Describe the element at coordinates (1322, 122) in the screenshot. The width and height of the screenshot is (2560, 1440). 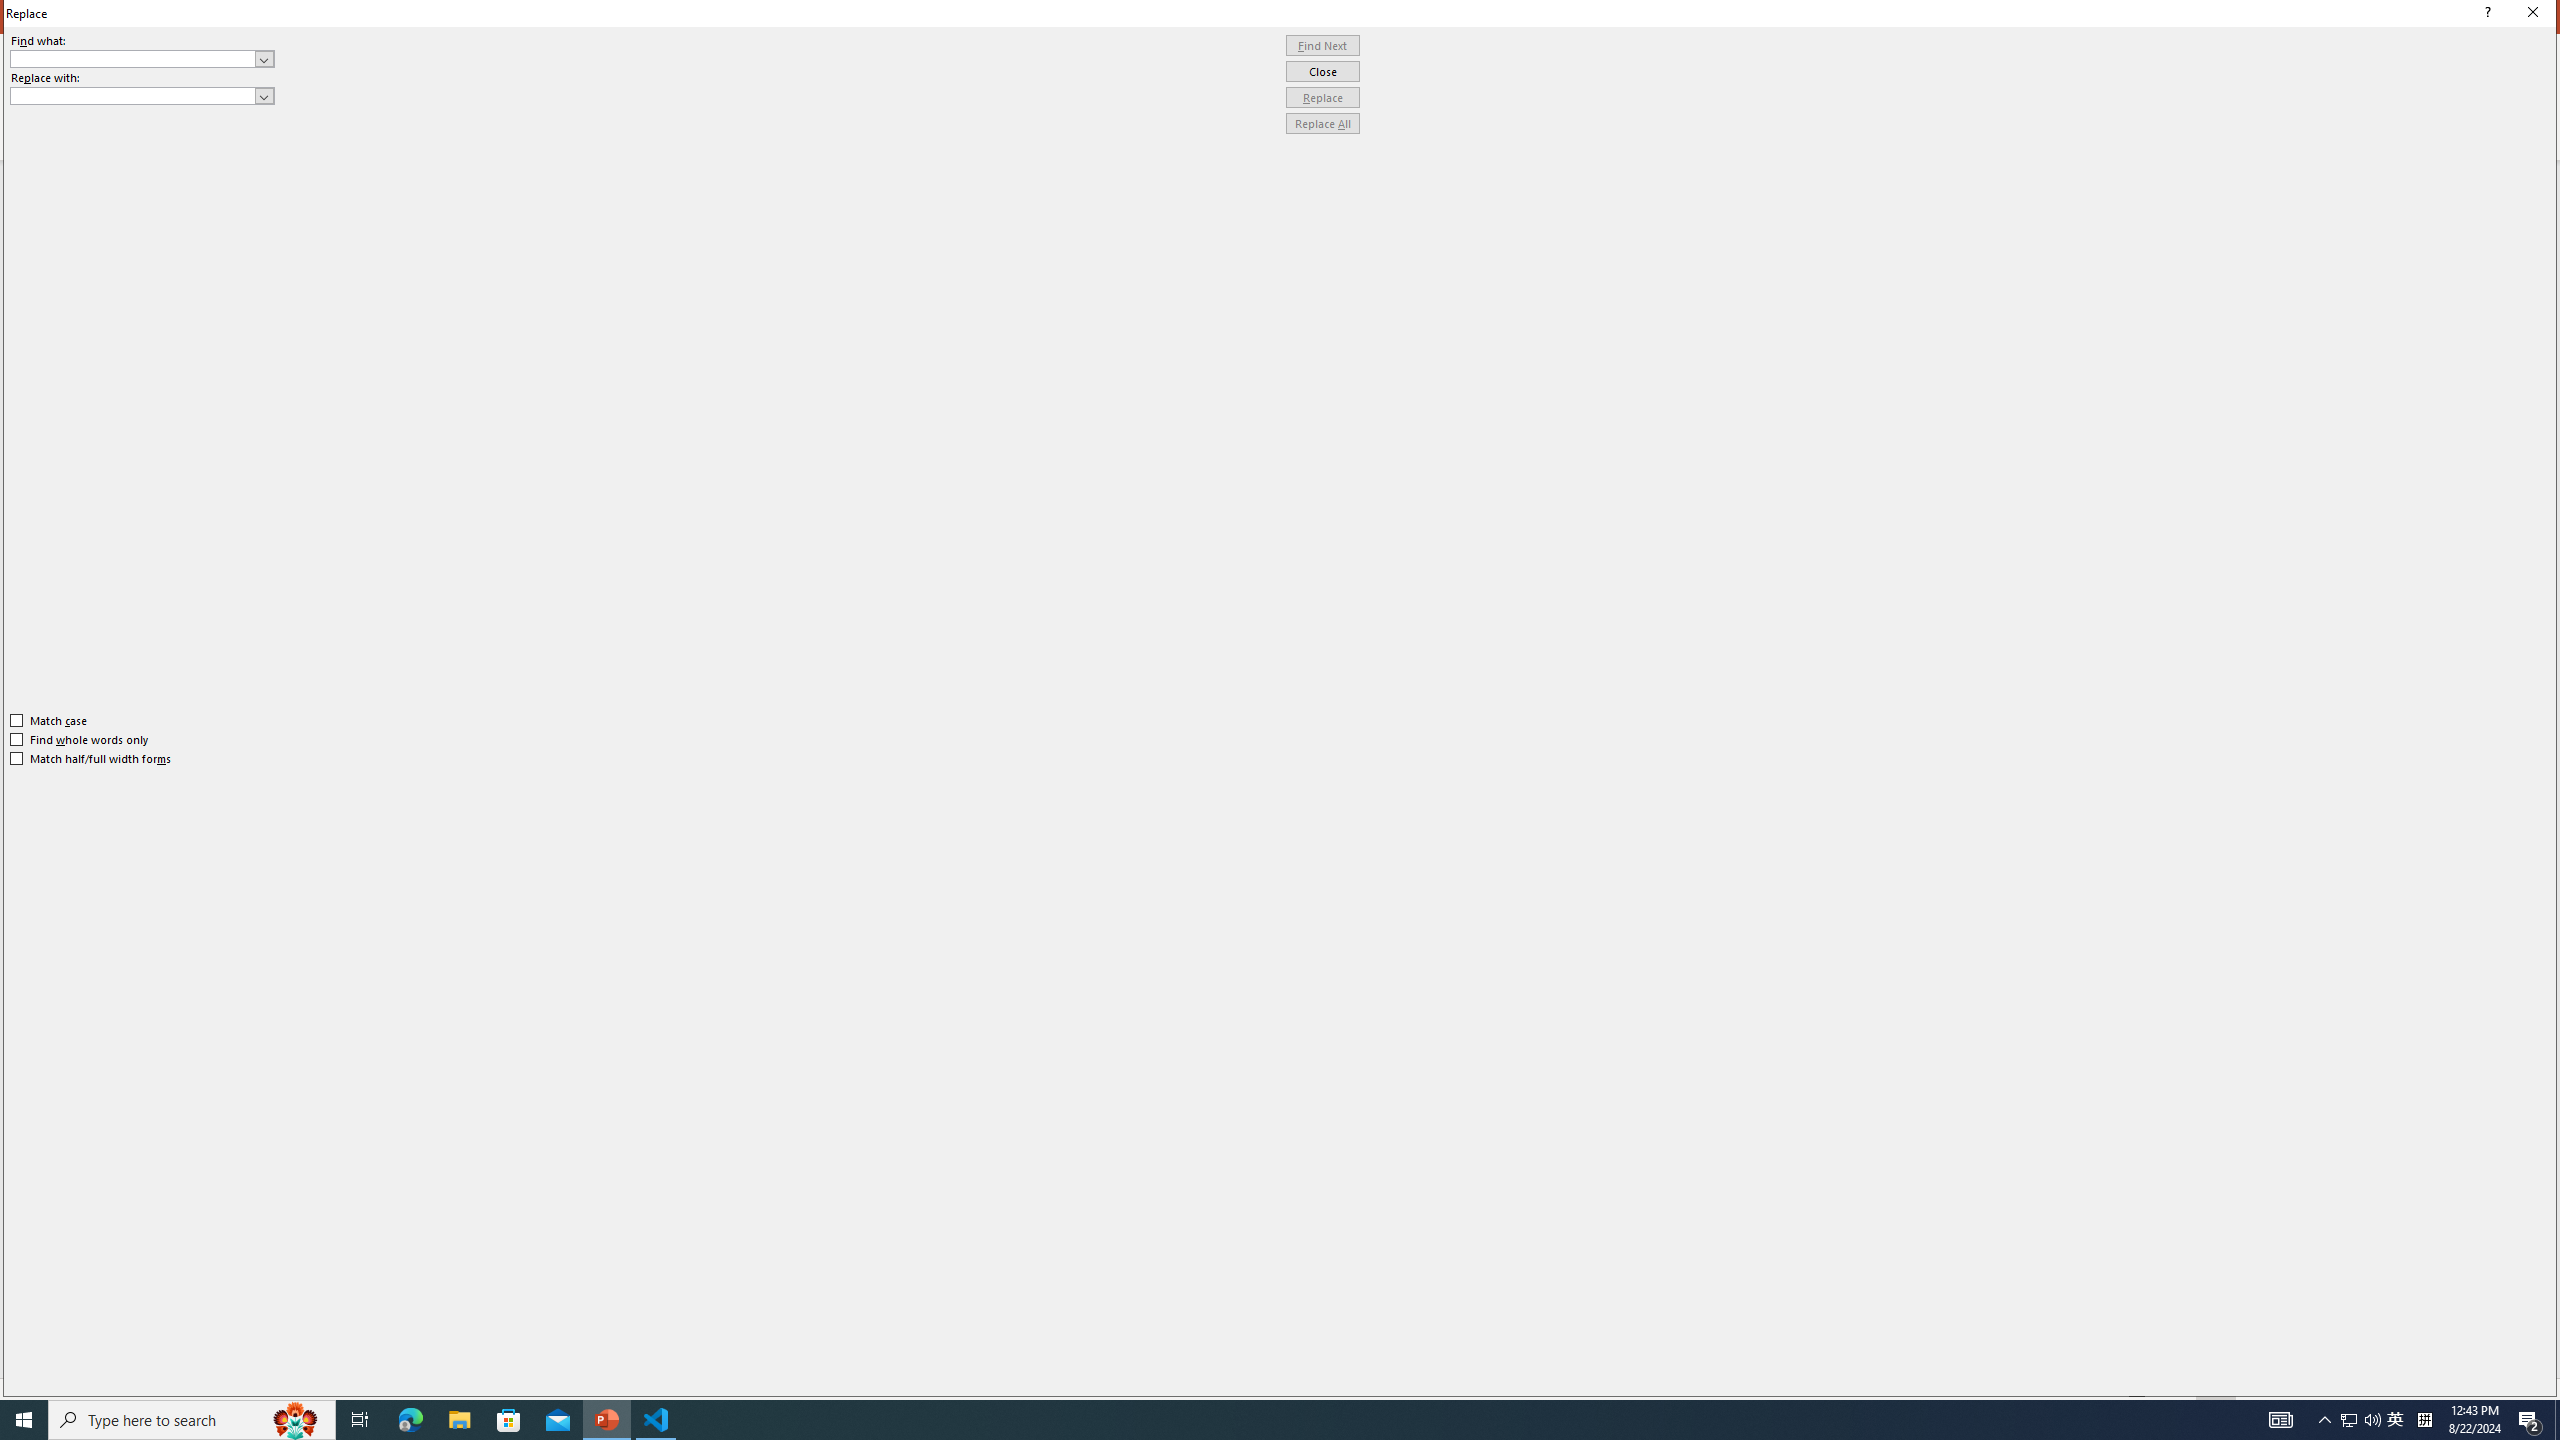
I see `'Replace All'` at that location.